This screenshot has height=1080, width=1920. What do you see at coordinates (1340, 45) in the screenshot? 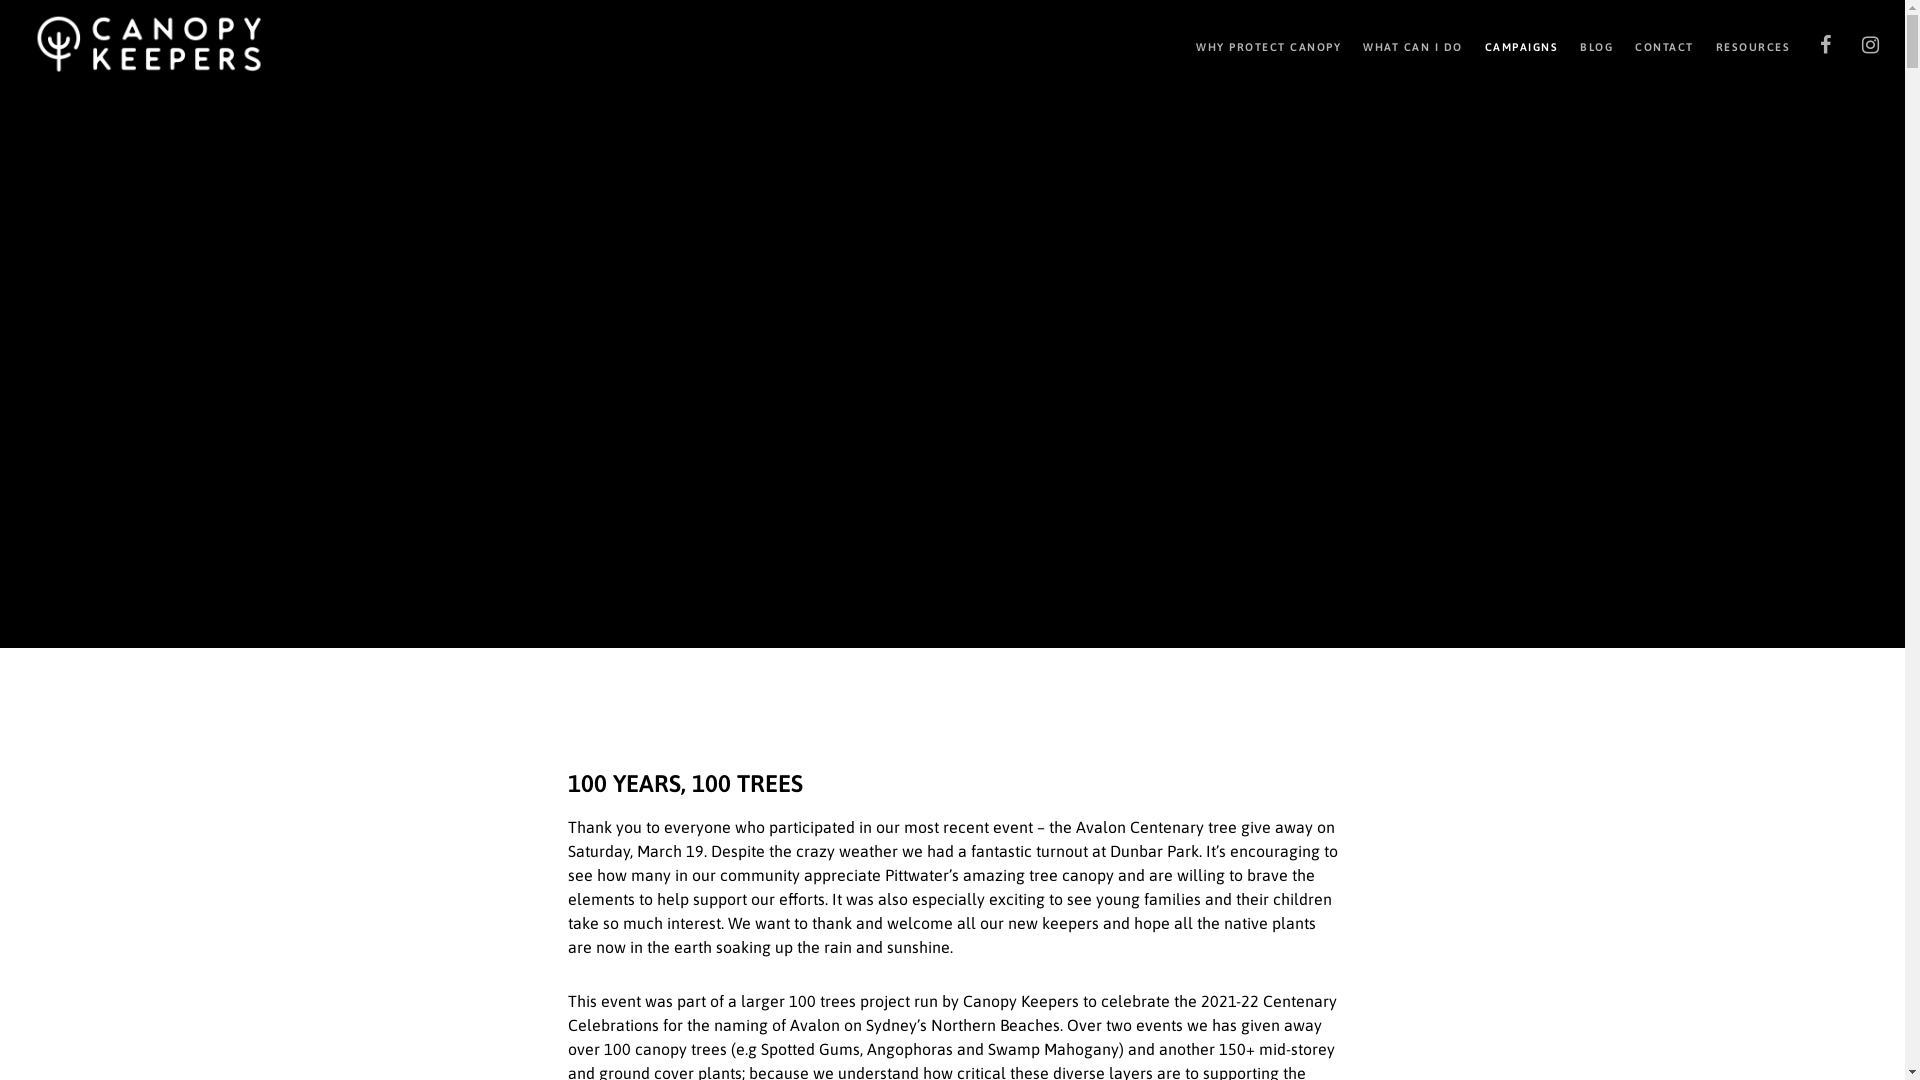
I see `'WHAT CAN I DO'` at bounding box center [1340, 45].